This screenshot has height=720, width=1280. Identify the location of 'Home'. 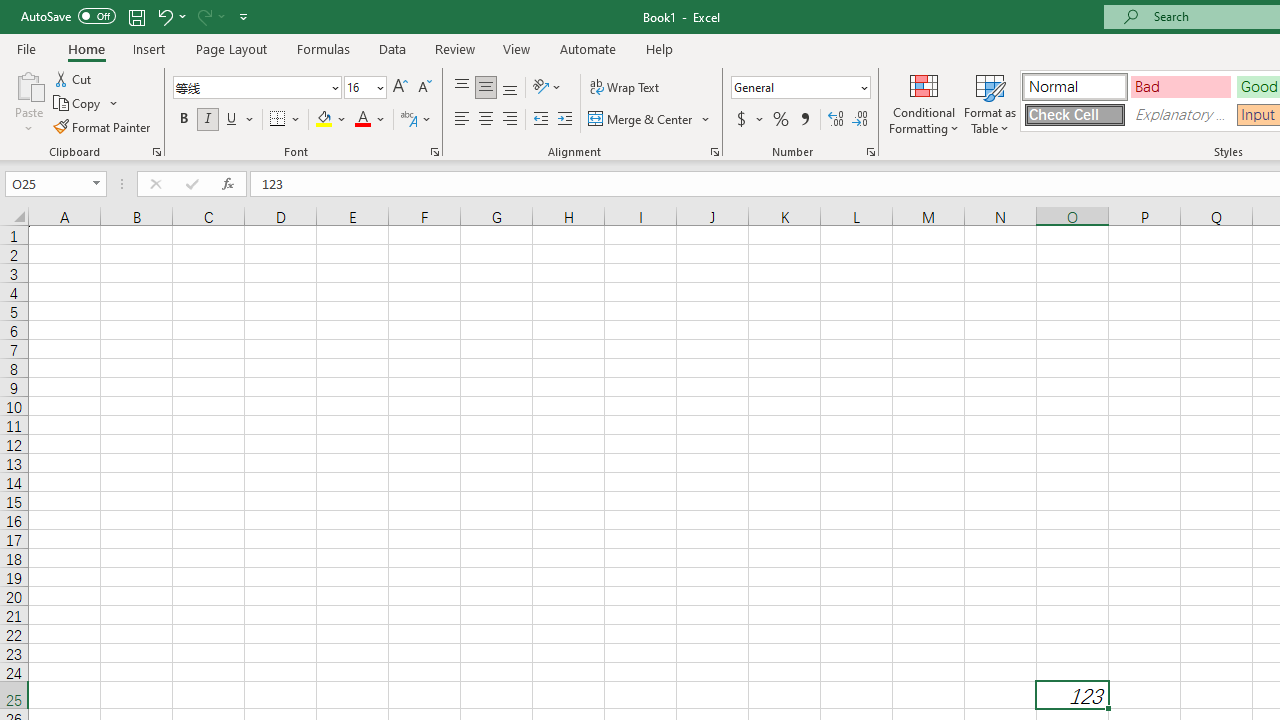
(85, 48).